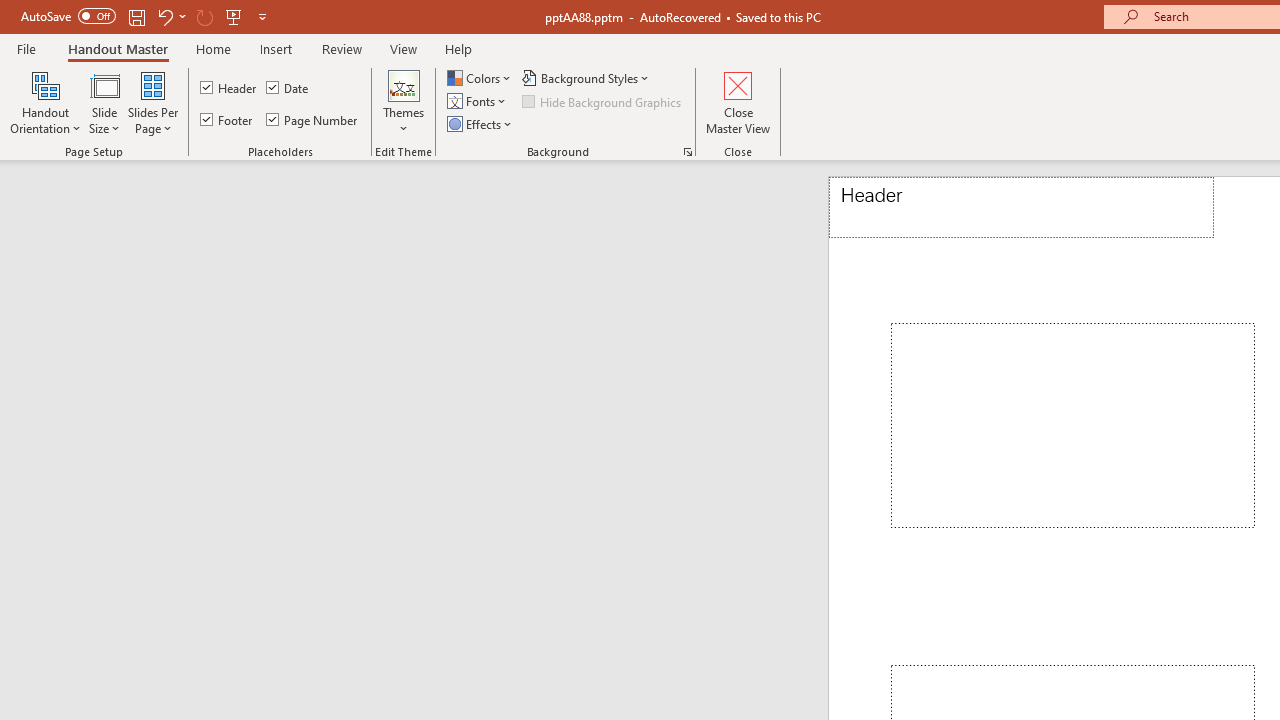  What do you see at coordinates (688, 150) in the screenshot?
I see `'Format Background...'` at bounding box center [688, 150].